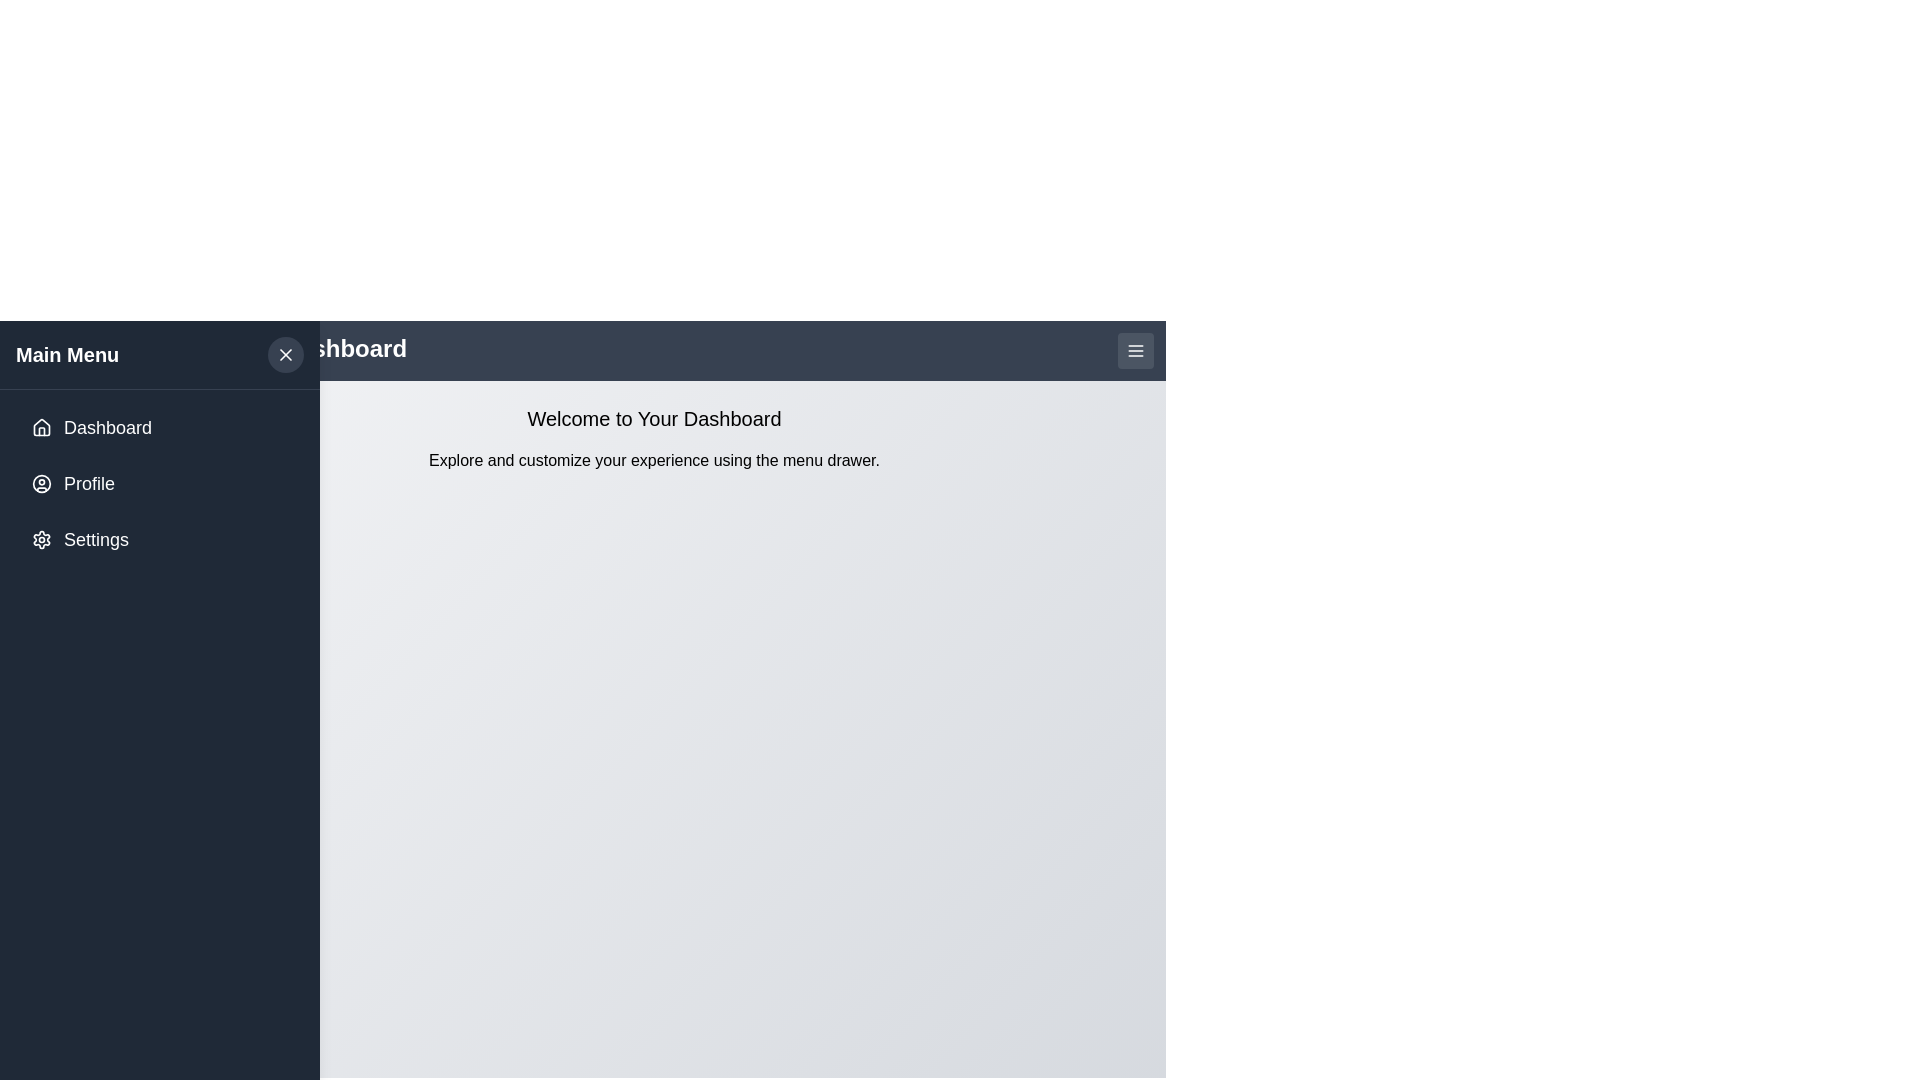  Describe the element at coordinates (42, 540) in the screenshot. I see `the cog-shaped outline in the settings icon located in the menu sidebar, adjacent to the 'Settings' label` at that location.